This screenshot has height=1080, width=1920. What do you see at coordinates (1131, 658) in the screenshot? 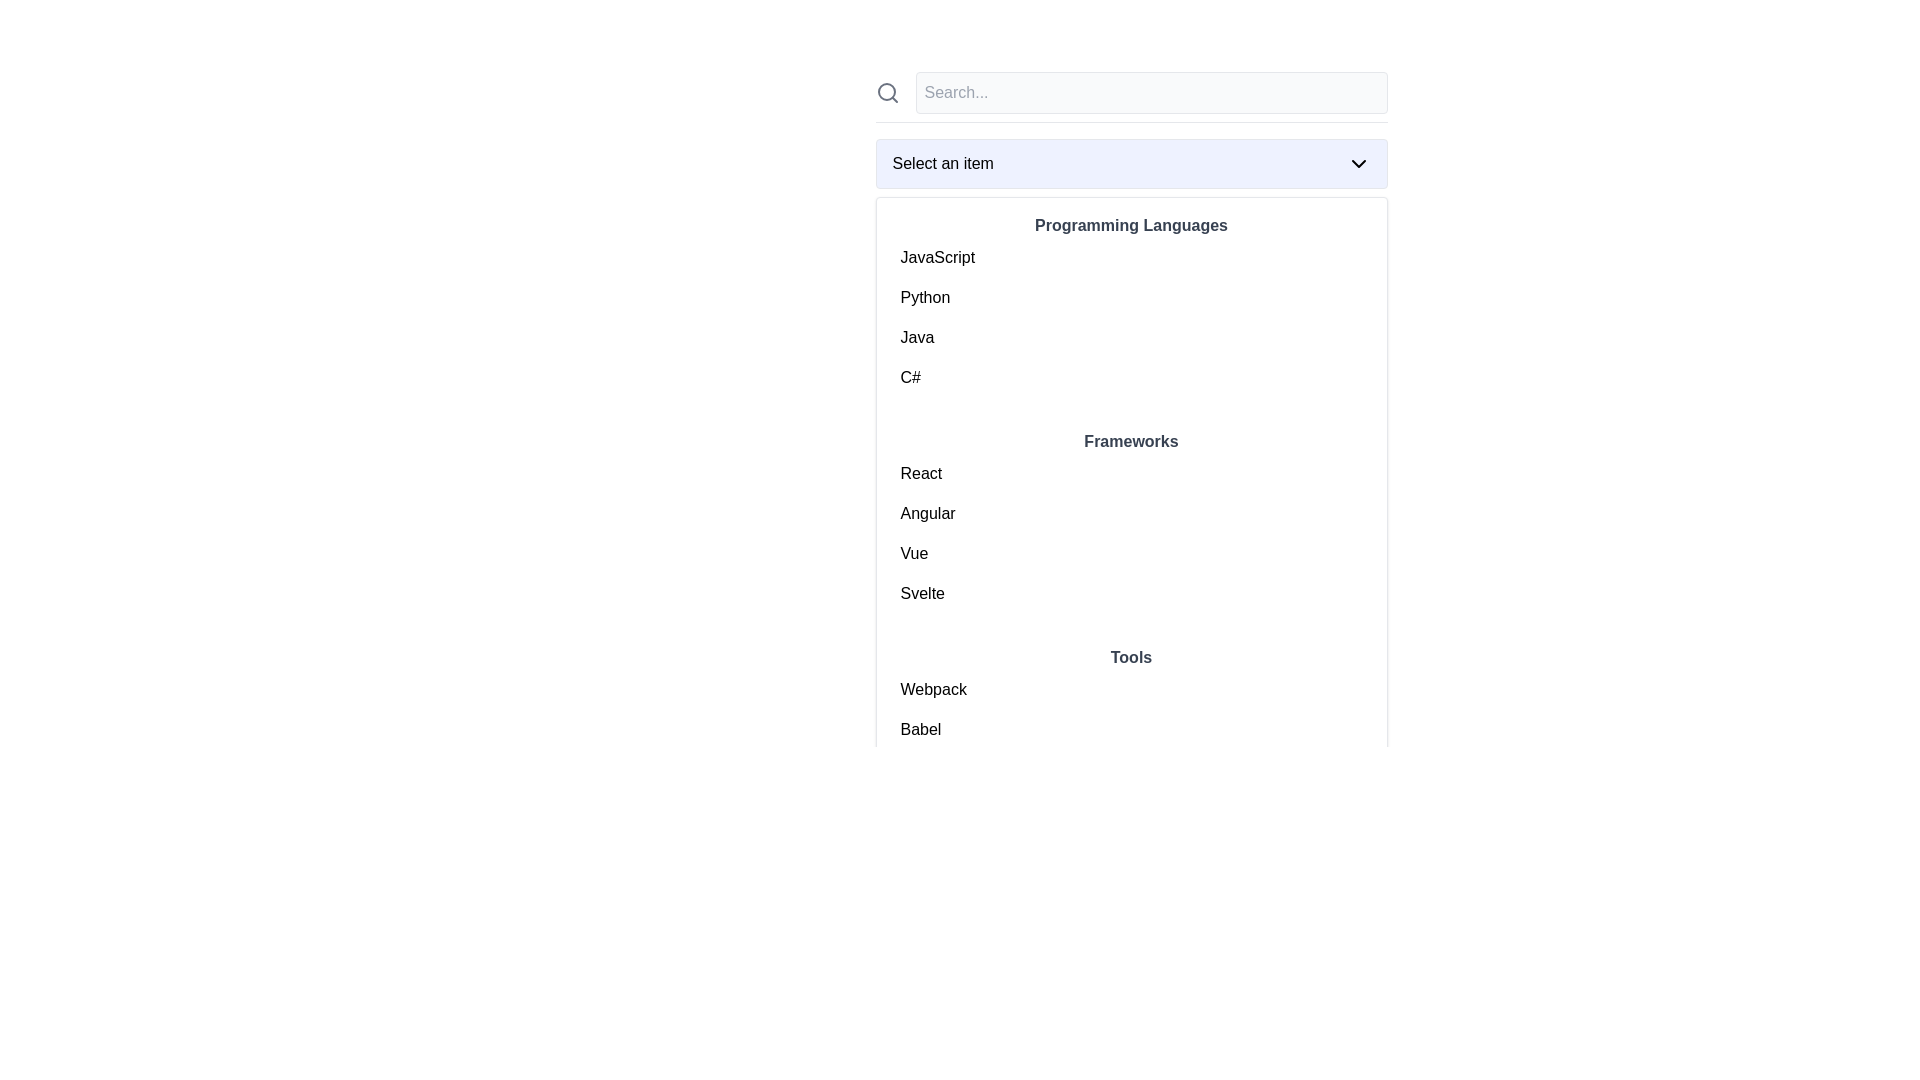
I see `the static text element that serves as the header for the tools or utilities section, located above the 'Webpack' entry` at bounding box center [1131, 658].